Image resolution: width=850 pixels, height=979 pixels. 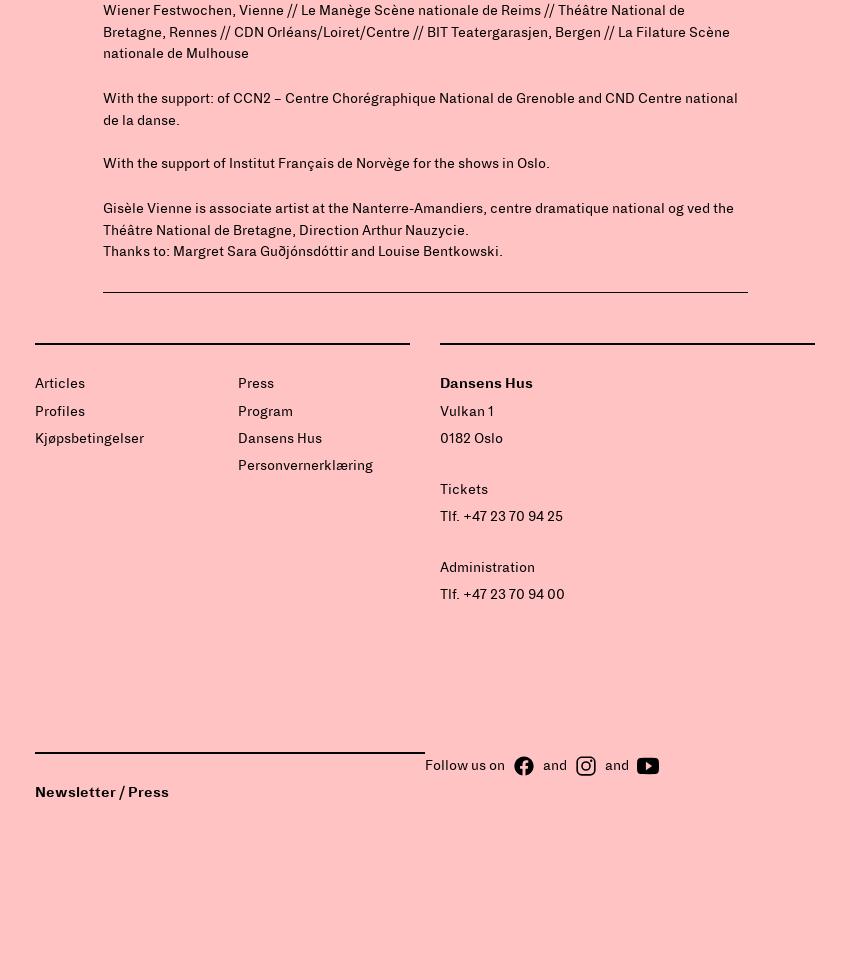 I want to click on 'Newsletter / Press', so click(x=101, y=791).